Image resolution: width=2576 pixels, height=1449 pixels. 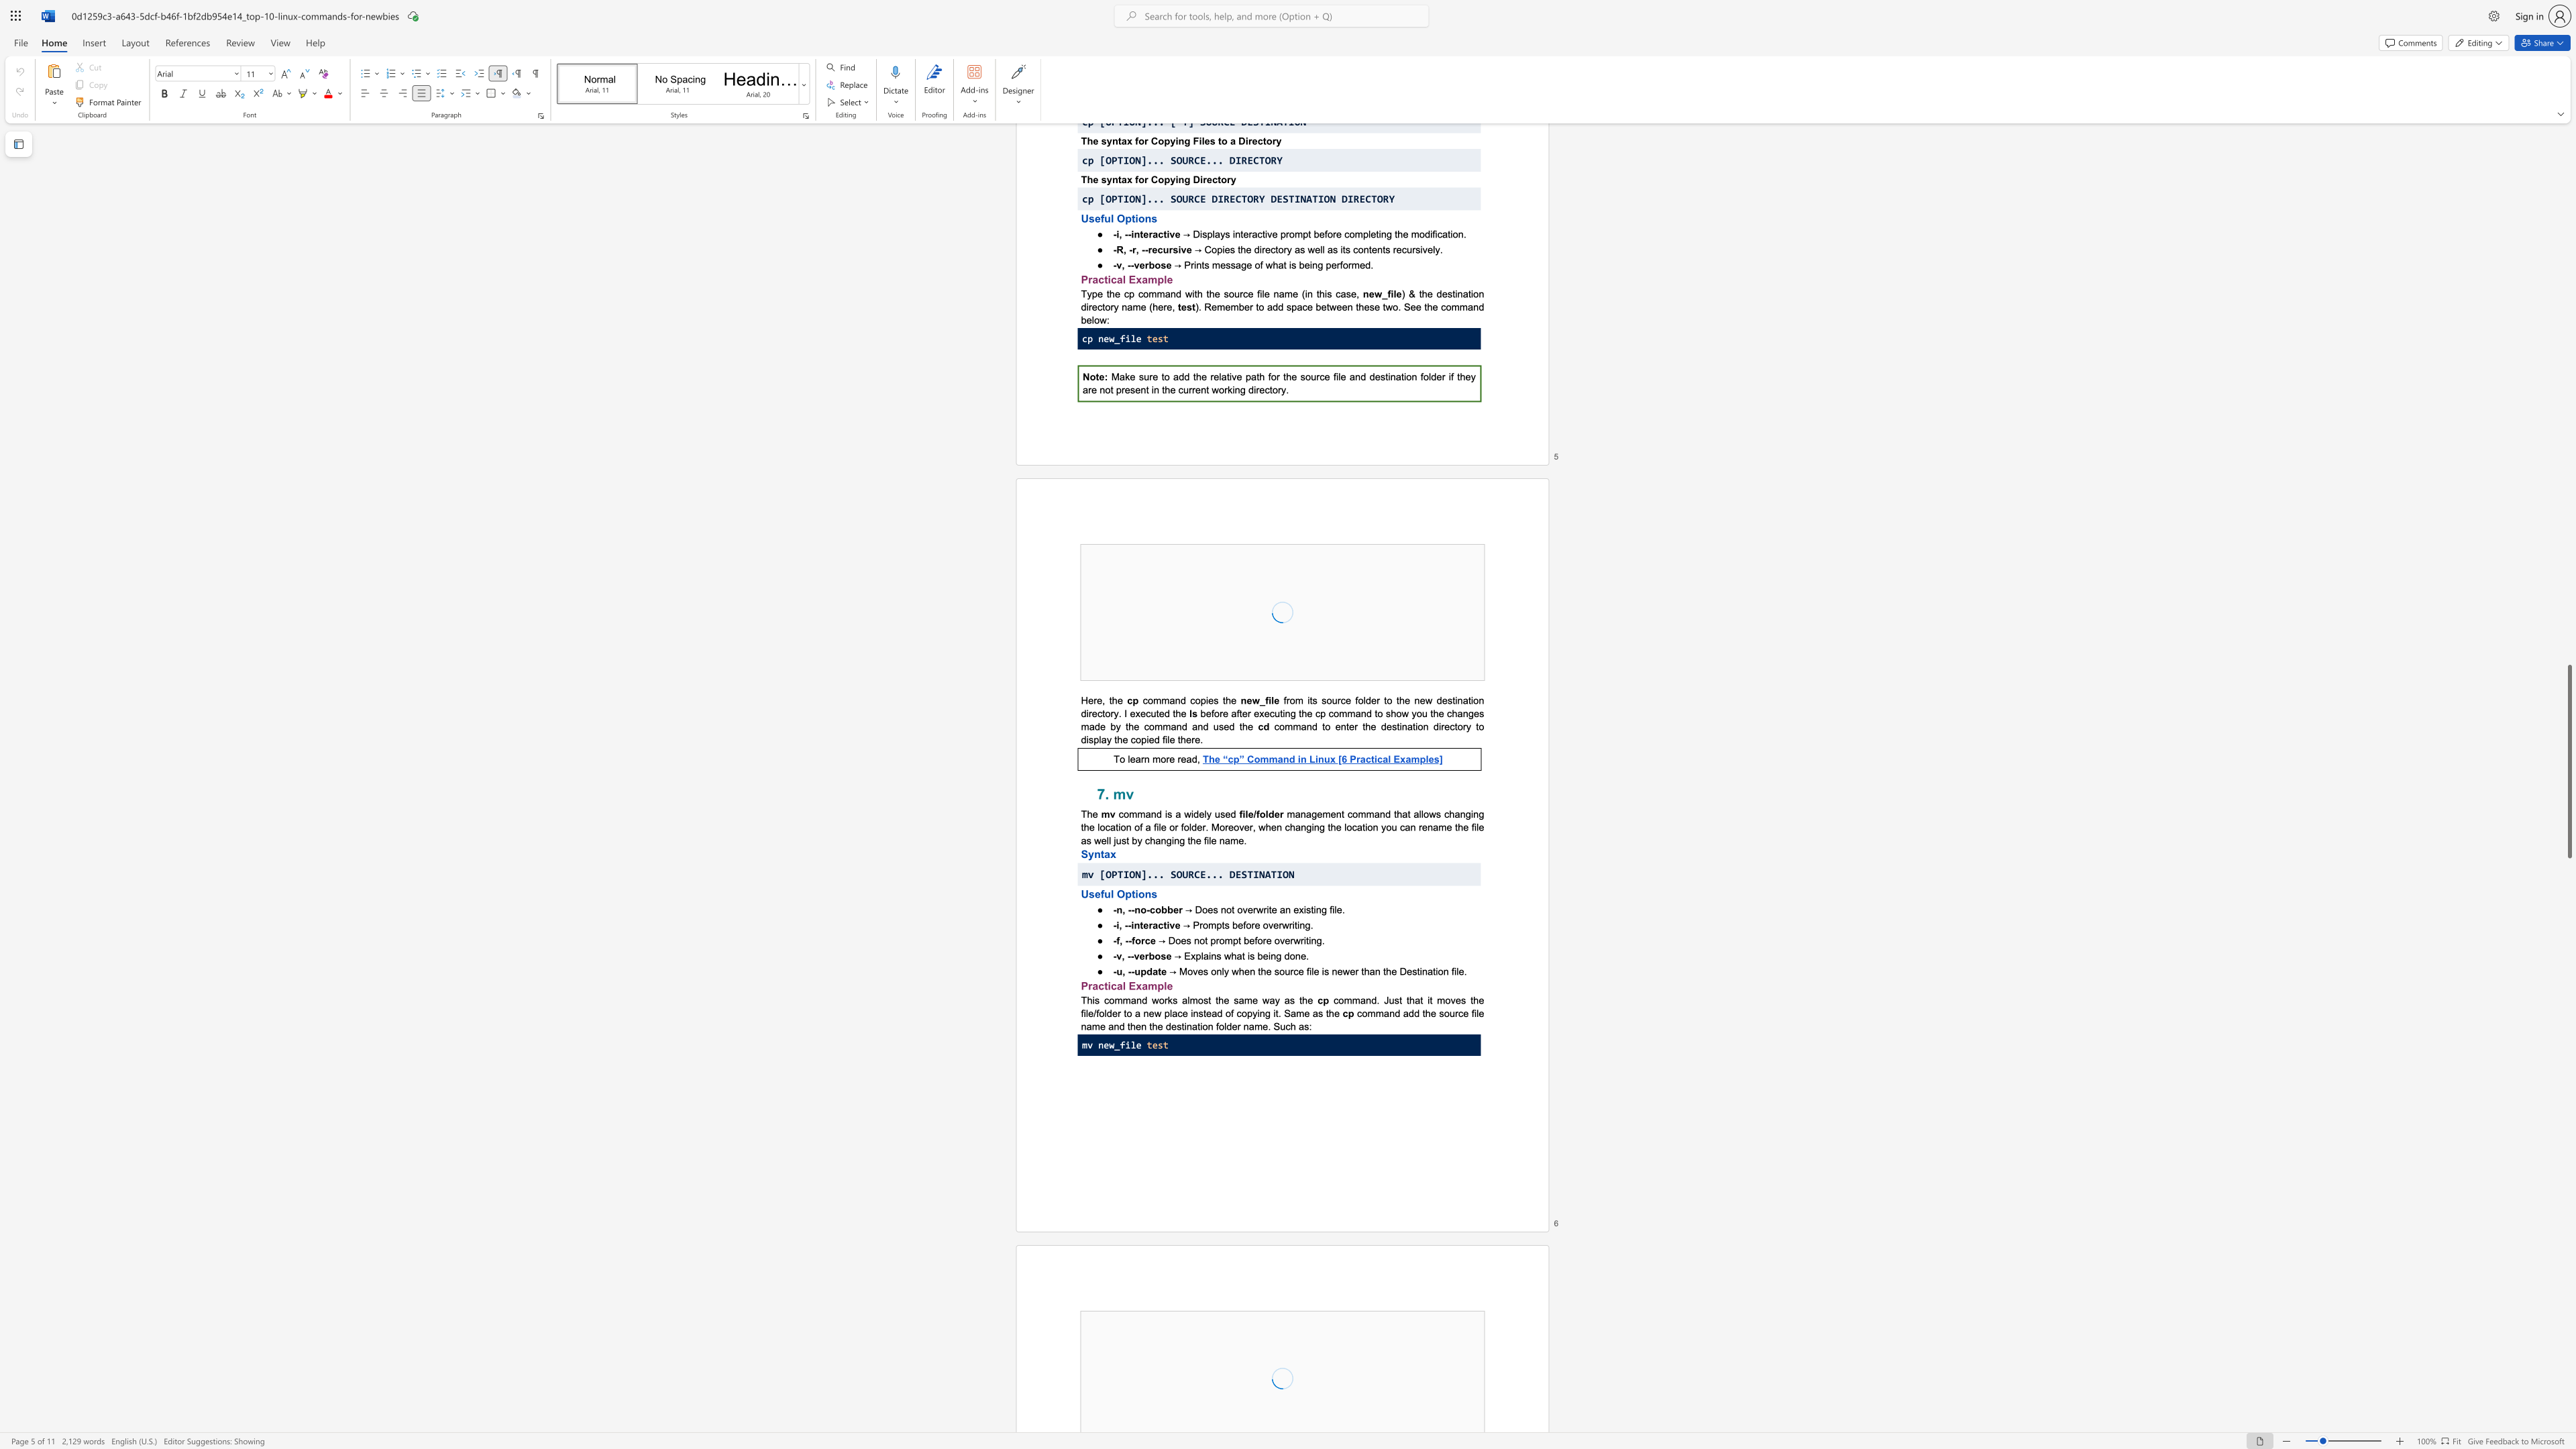 What do you see at coordinates (2568, 248) in the screenshot?
I see `the scrollbar to slide the page up` at bounding box center [2568, 248].